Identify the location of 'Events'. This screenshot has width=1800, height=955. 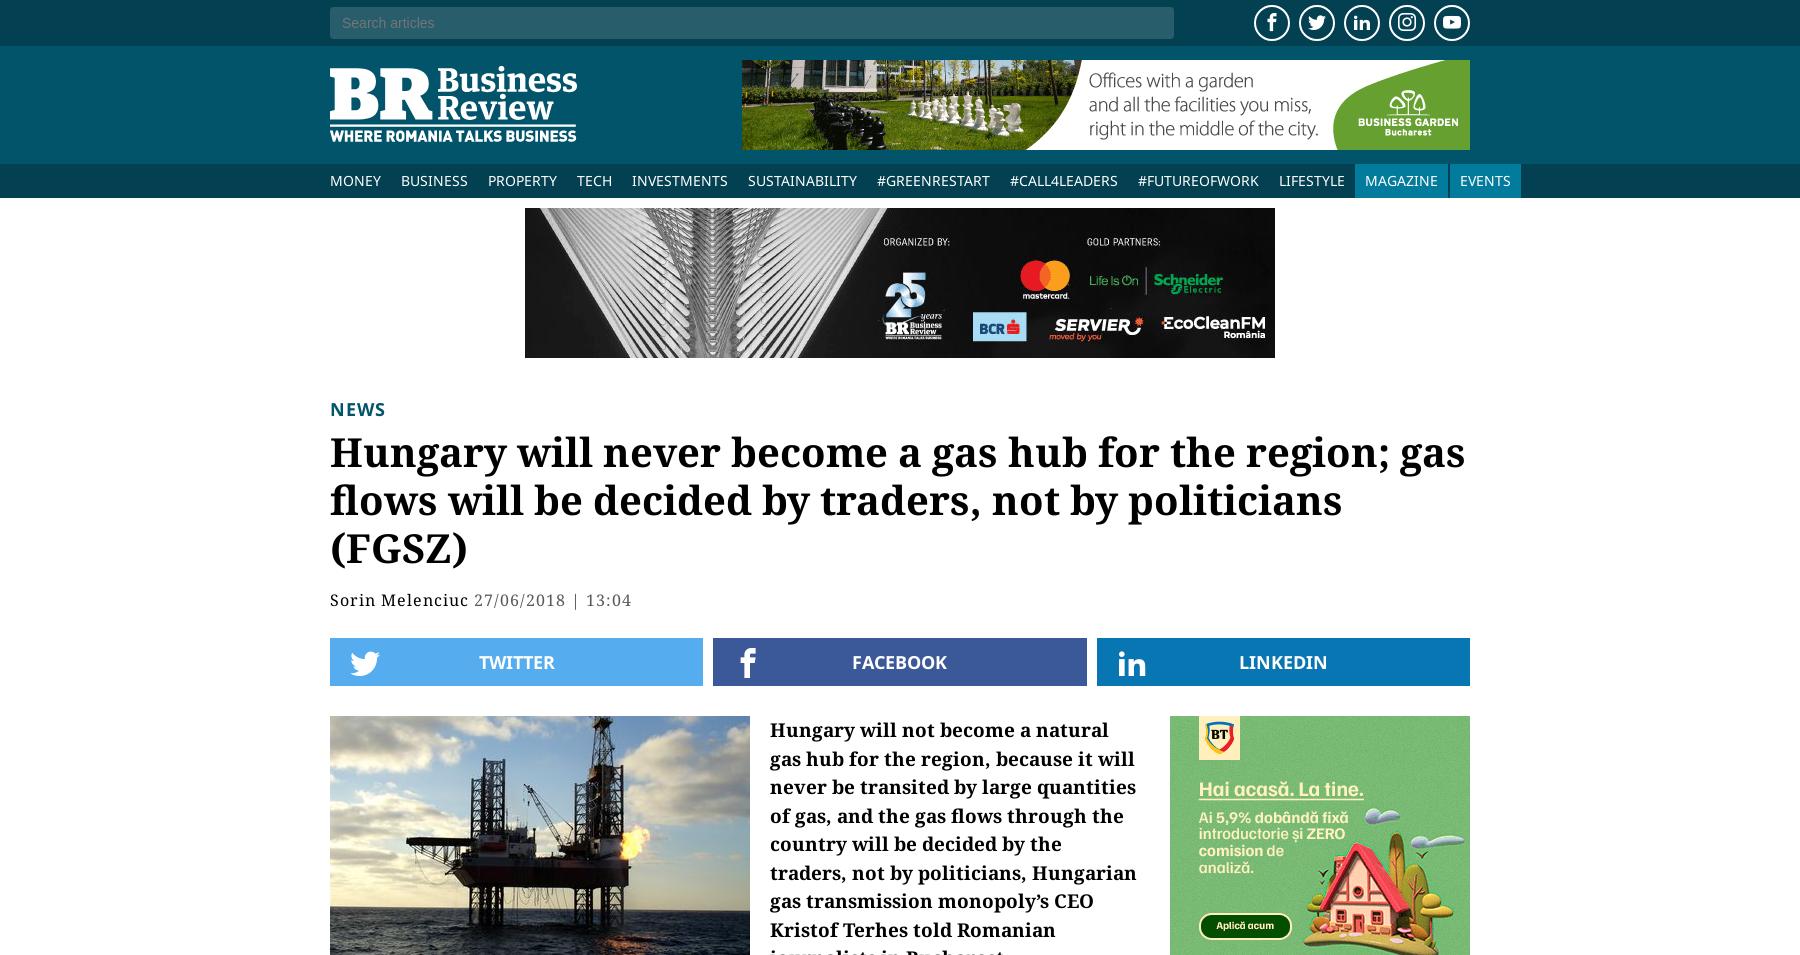
(1485, 180).